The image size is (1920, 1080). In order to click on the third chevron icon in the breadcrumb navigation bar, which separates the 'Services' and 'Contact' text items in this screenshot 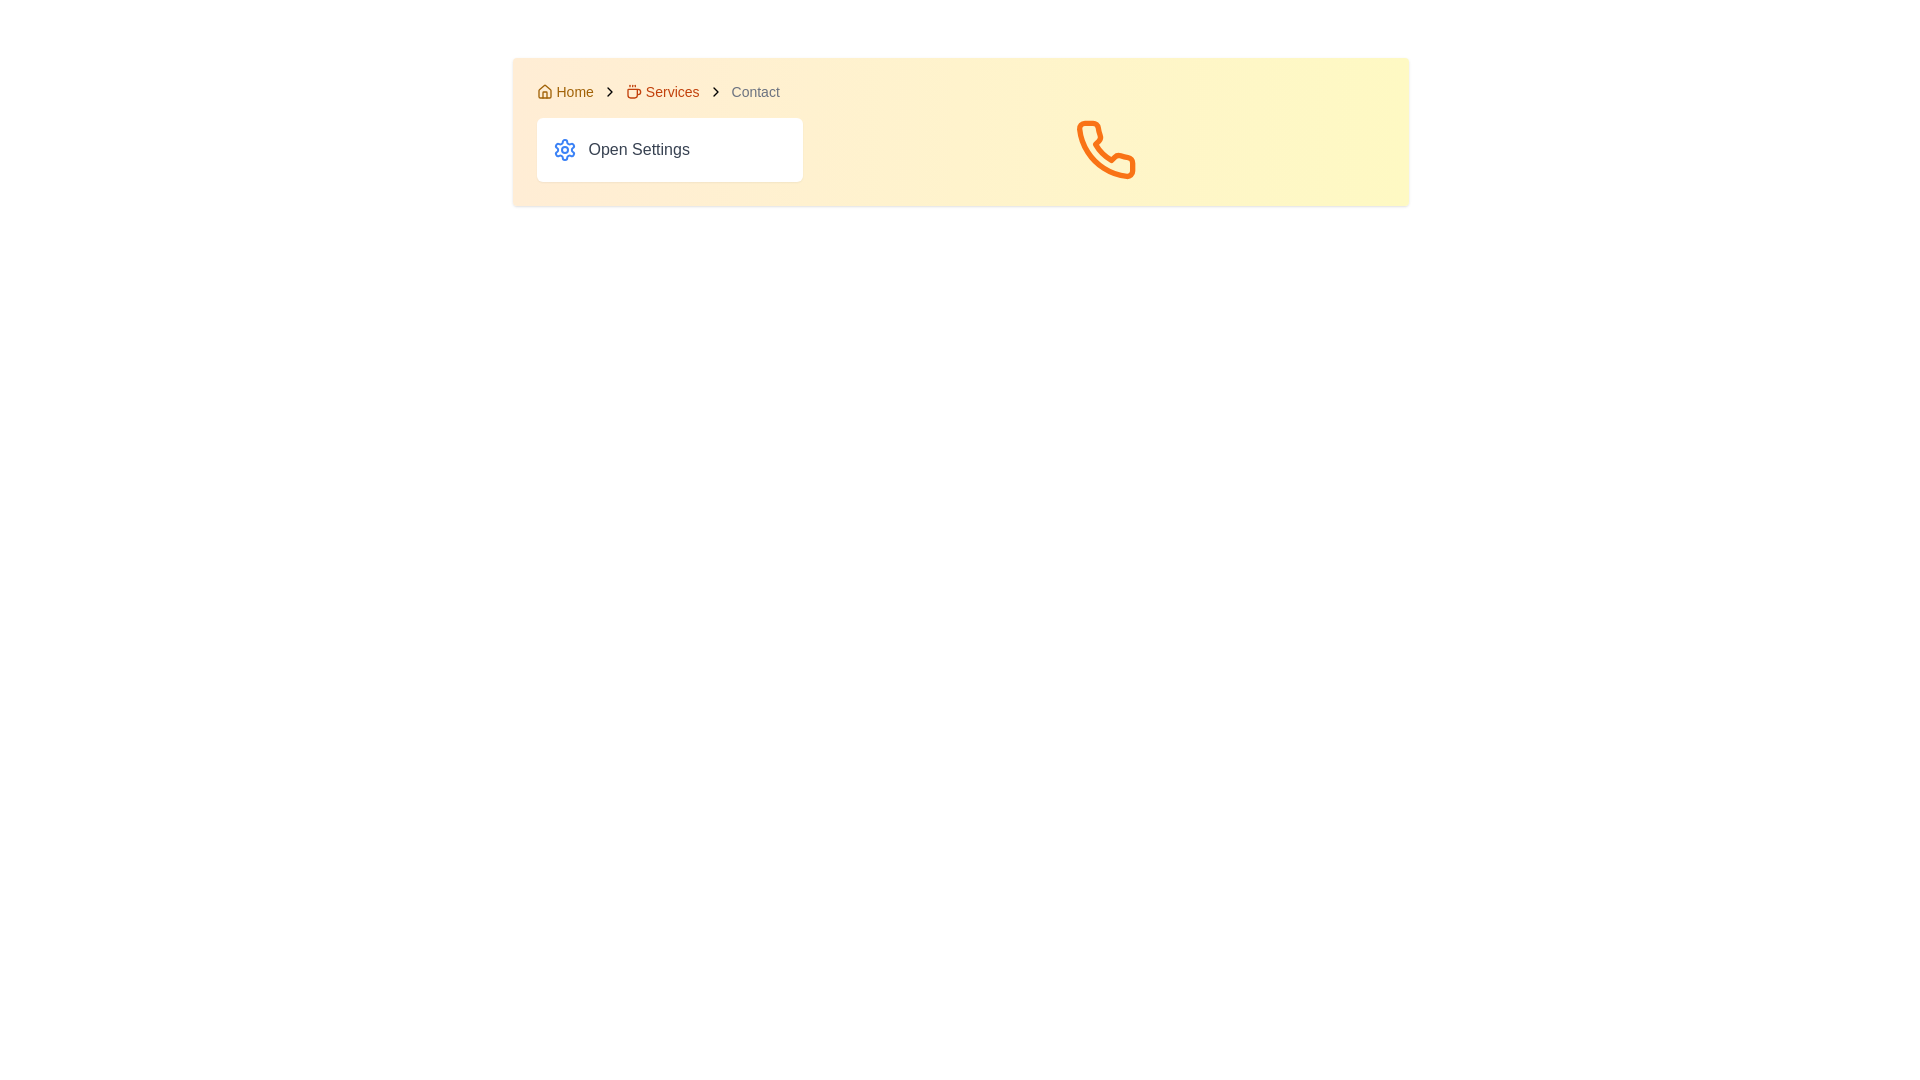, I will do `click(715, 92)`.